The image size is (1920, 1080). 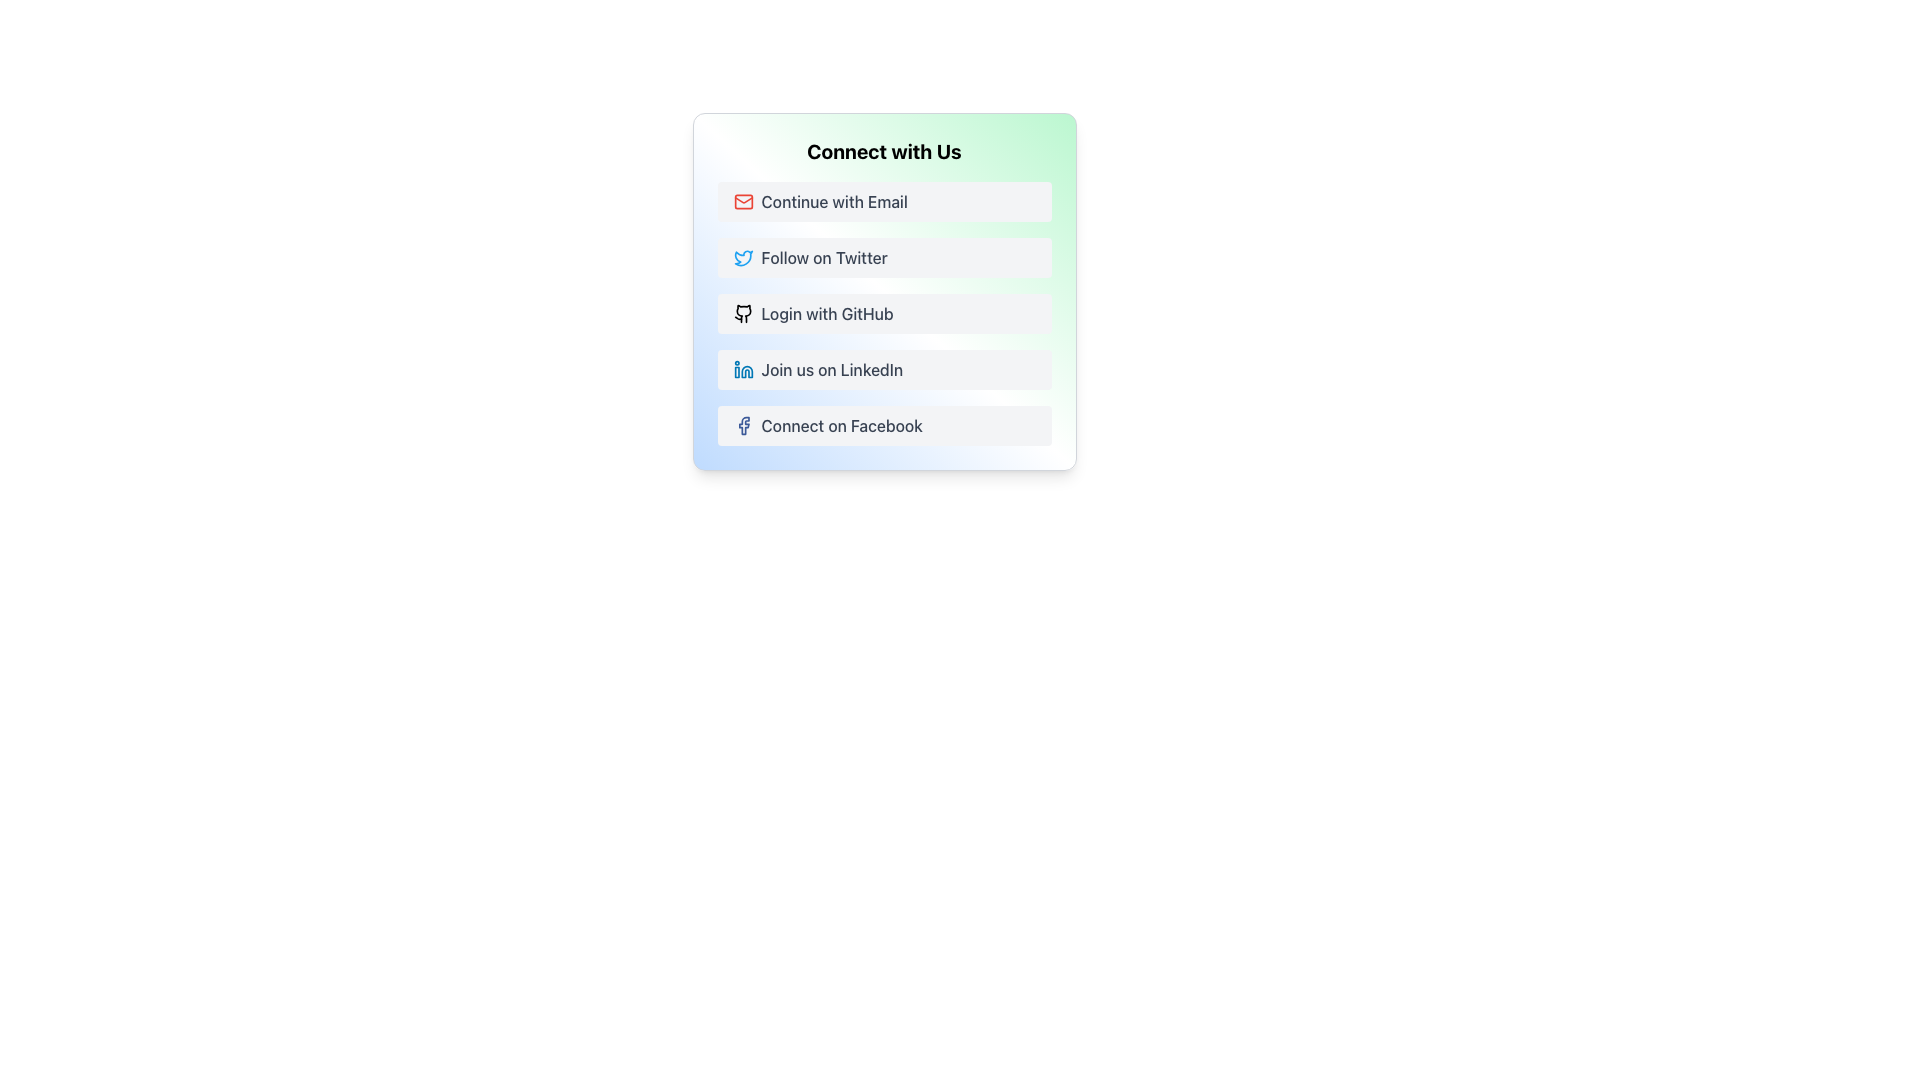 I want to click on the second button in the Vertical Button Group under the 'Connect with Us' section, so click(x=883, y=313).